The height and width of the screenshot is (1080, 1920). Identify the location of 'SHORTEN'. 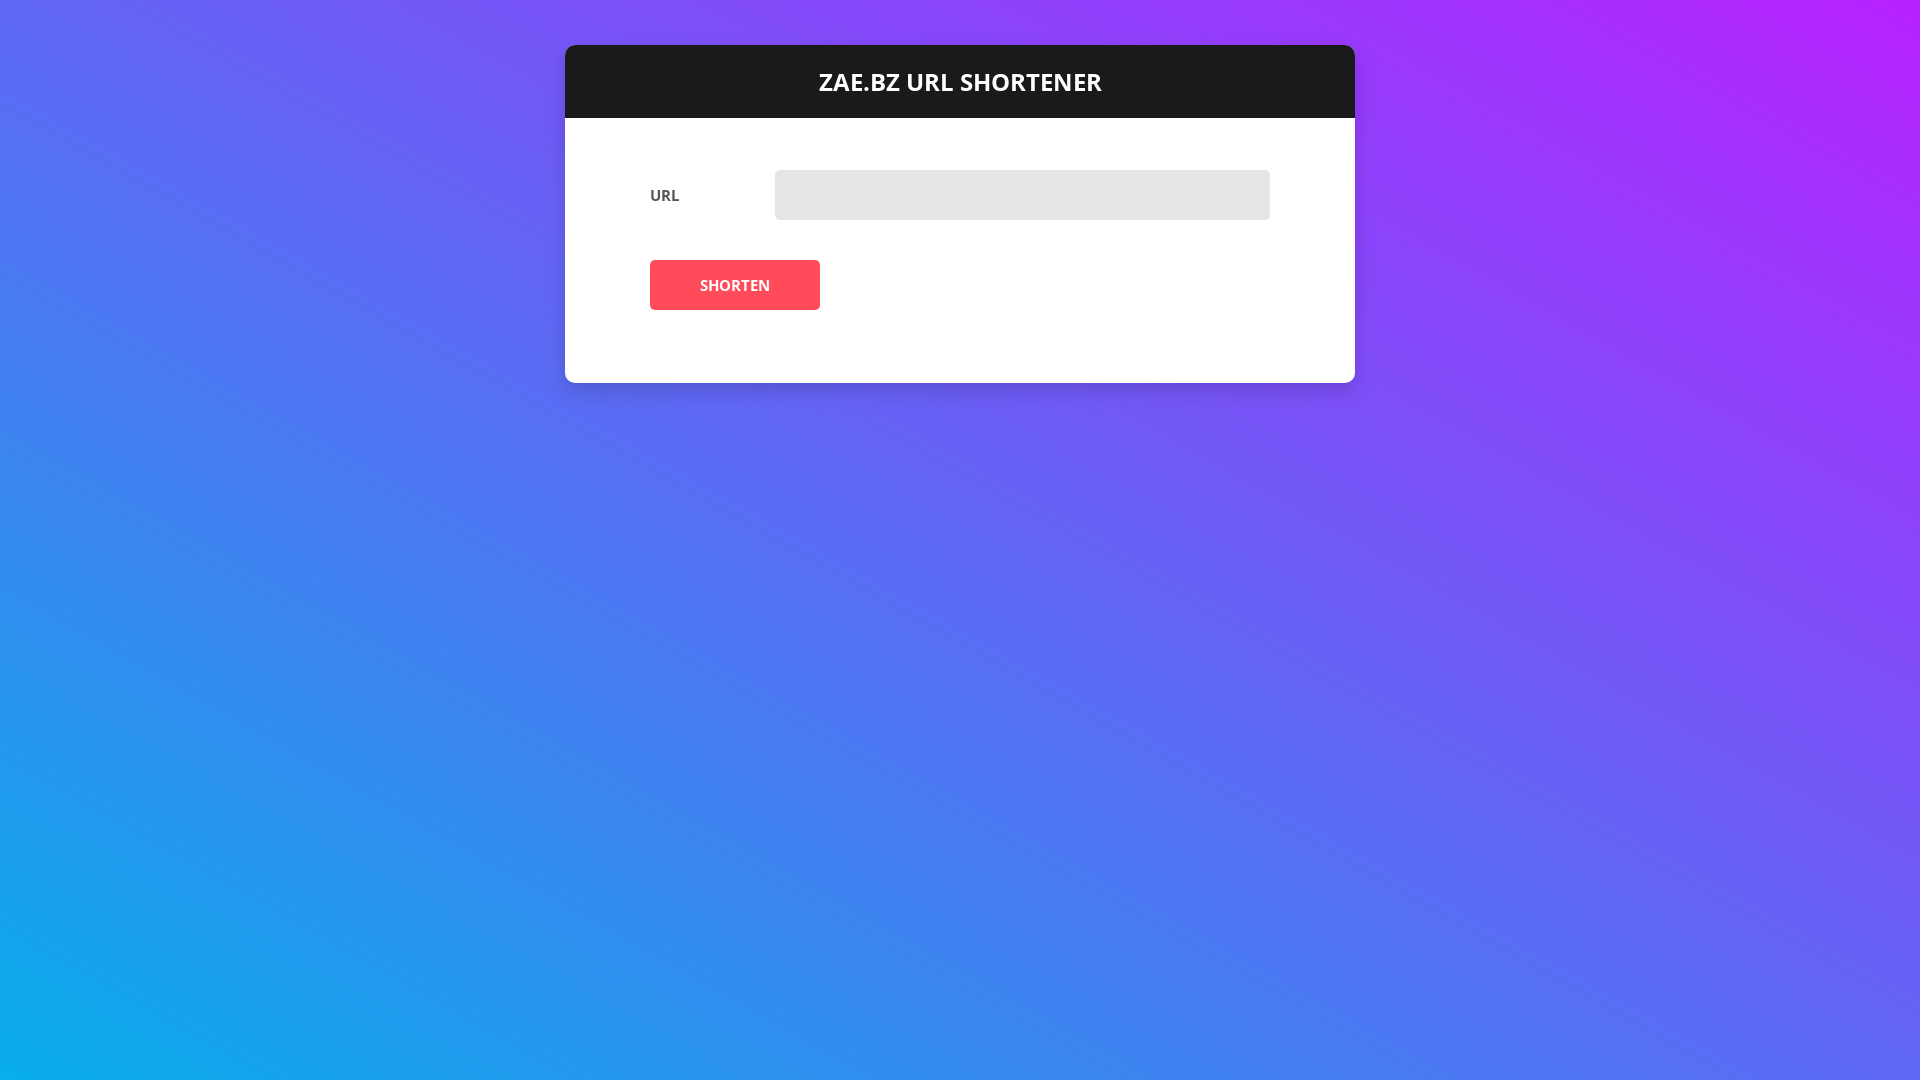
(733, 285).